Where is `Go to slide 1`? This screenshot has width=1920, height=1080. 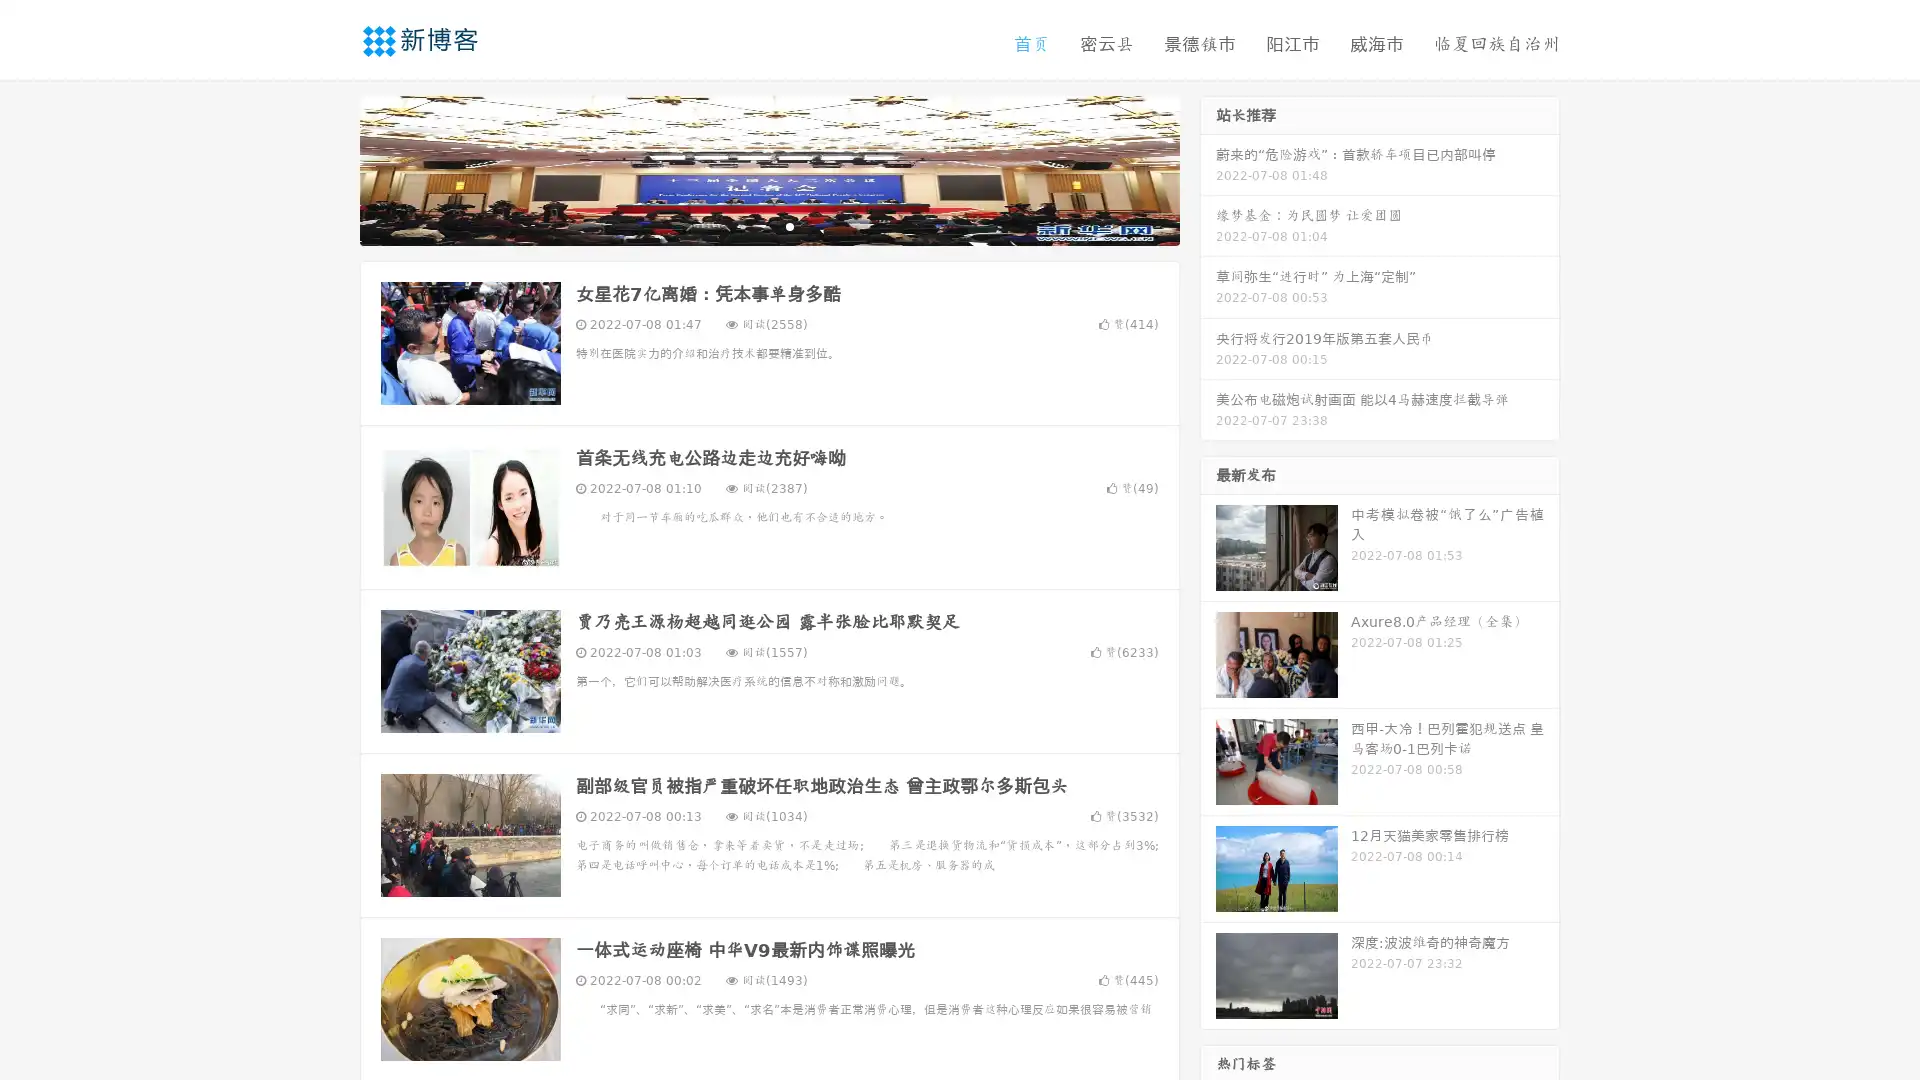
Go to slide 1 is located at coordinates (748, 225).